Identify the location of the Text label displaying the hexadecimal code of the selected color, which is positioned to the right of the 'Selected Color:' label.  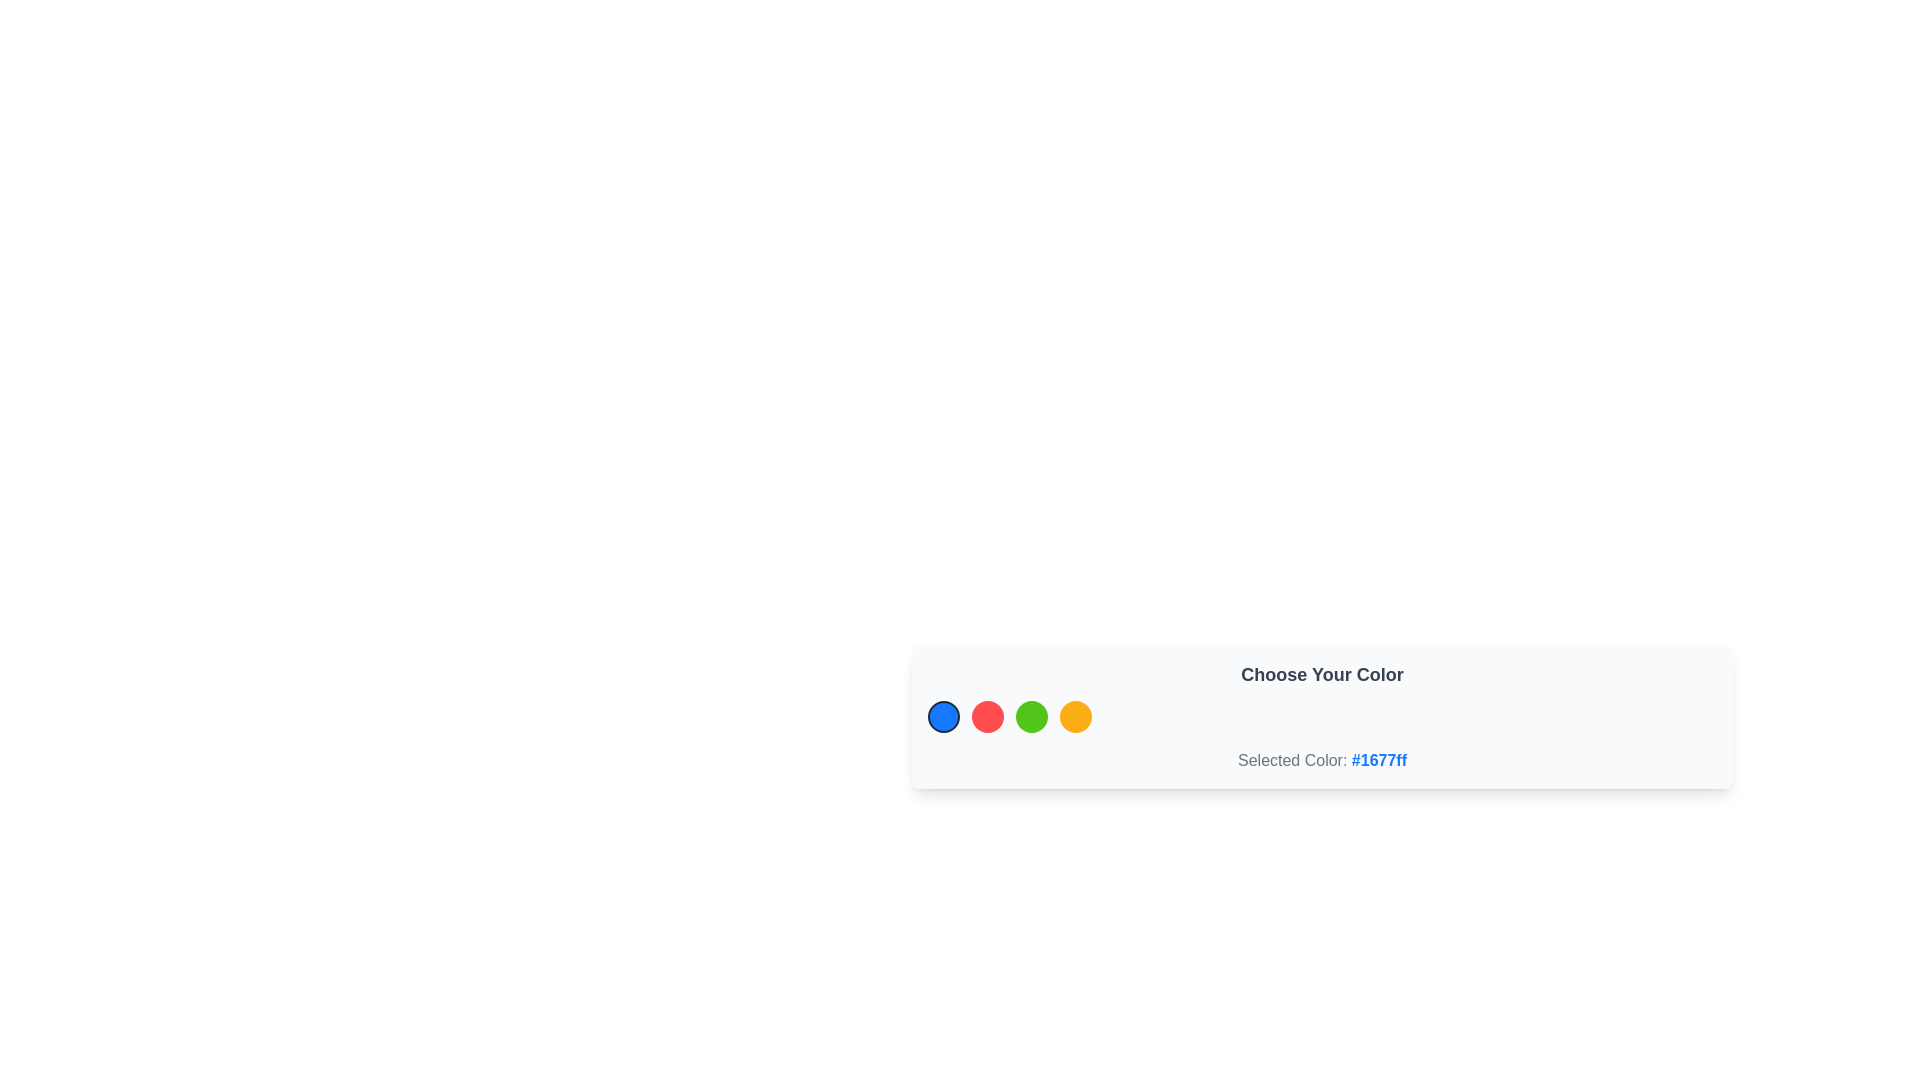
(1378, 760).